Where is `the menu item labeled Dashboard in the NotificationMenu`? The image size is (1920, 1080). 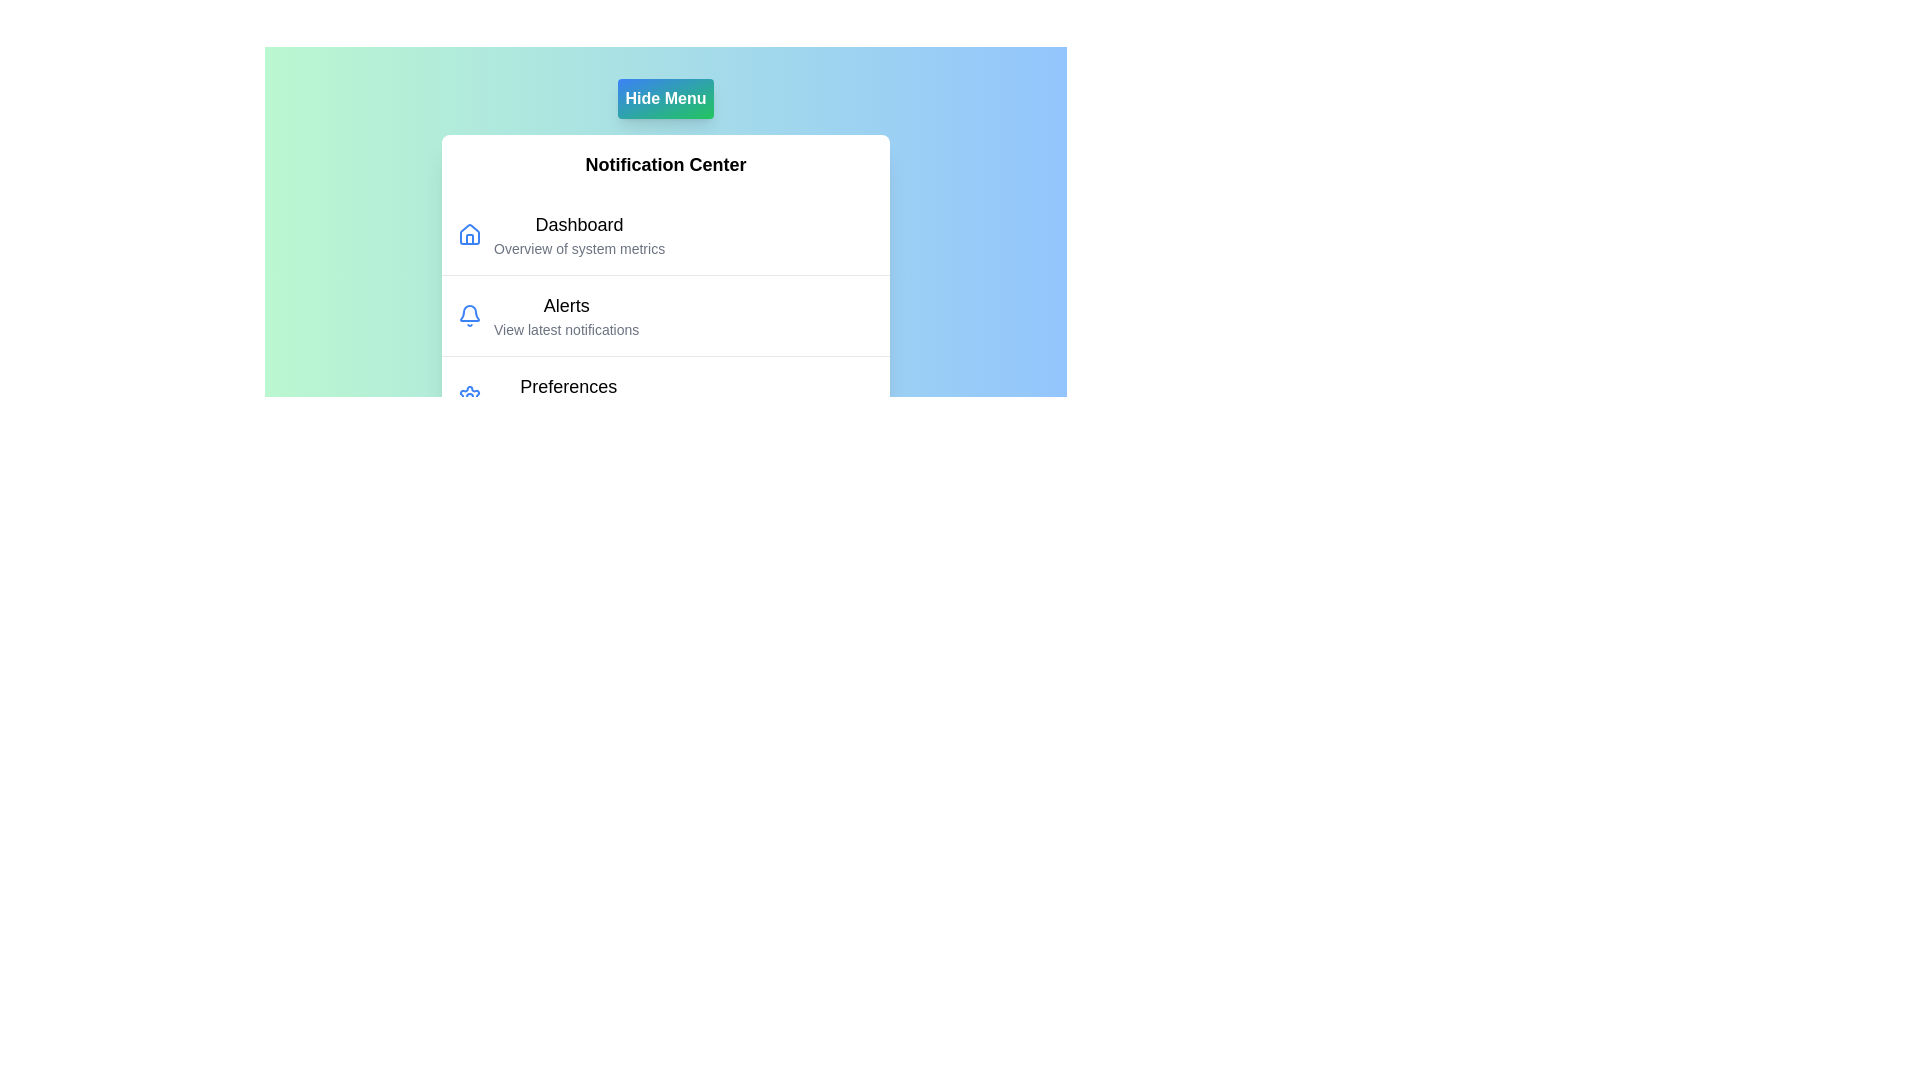 the menu item labeled Dashboard in the NotificationMenu is located at coordinates (578, 224).